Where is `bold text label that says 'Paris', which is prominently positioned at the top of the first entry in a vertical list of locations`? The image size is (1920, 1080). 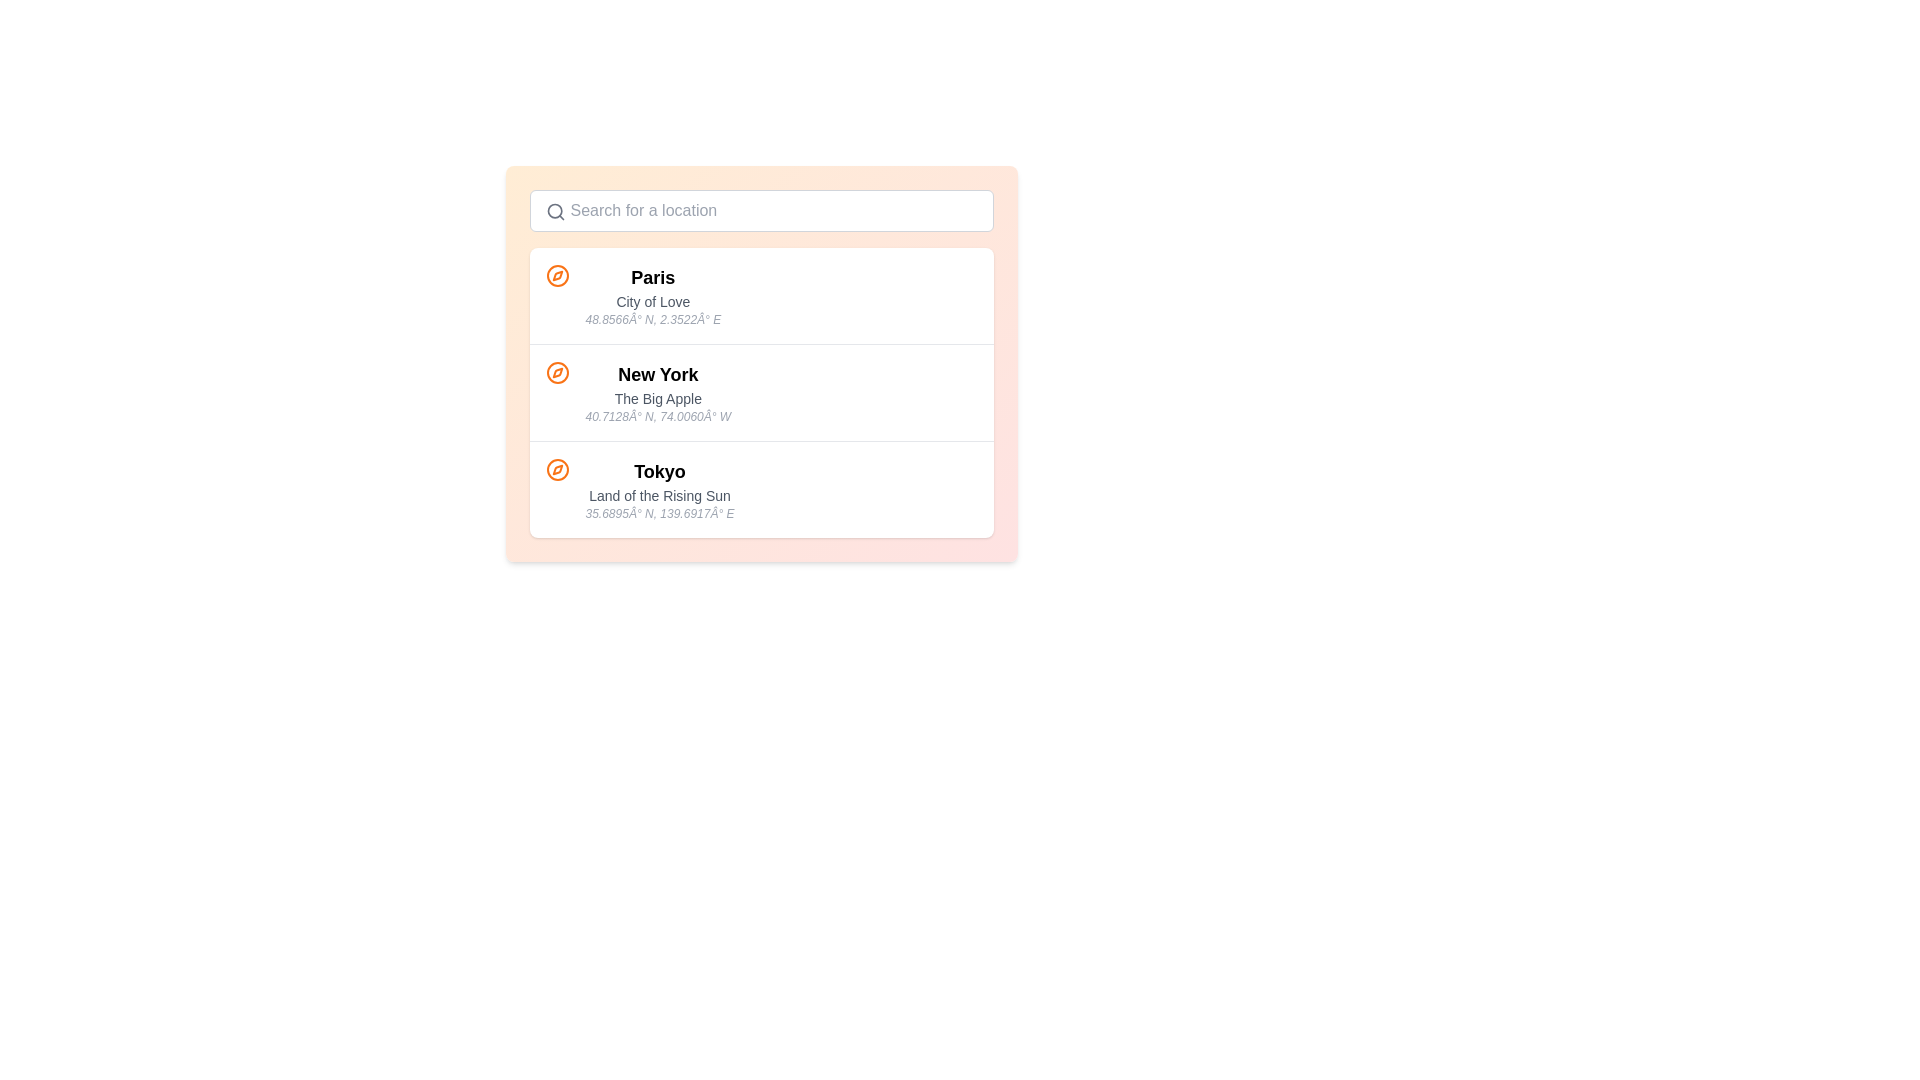
bold text label that says 'Paris', which is prominently positioned at the top of the first entry in a vertical list of locations is located at coordinates (653, 277).